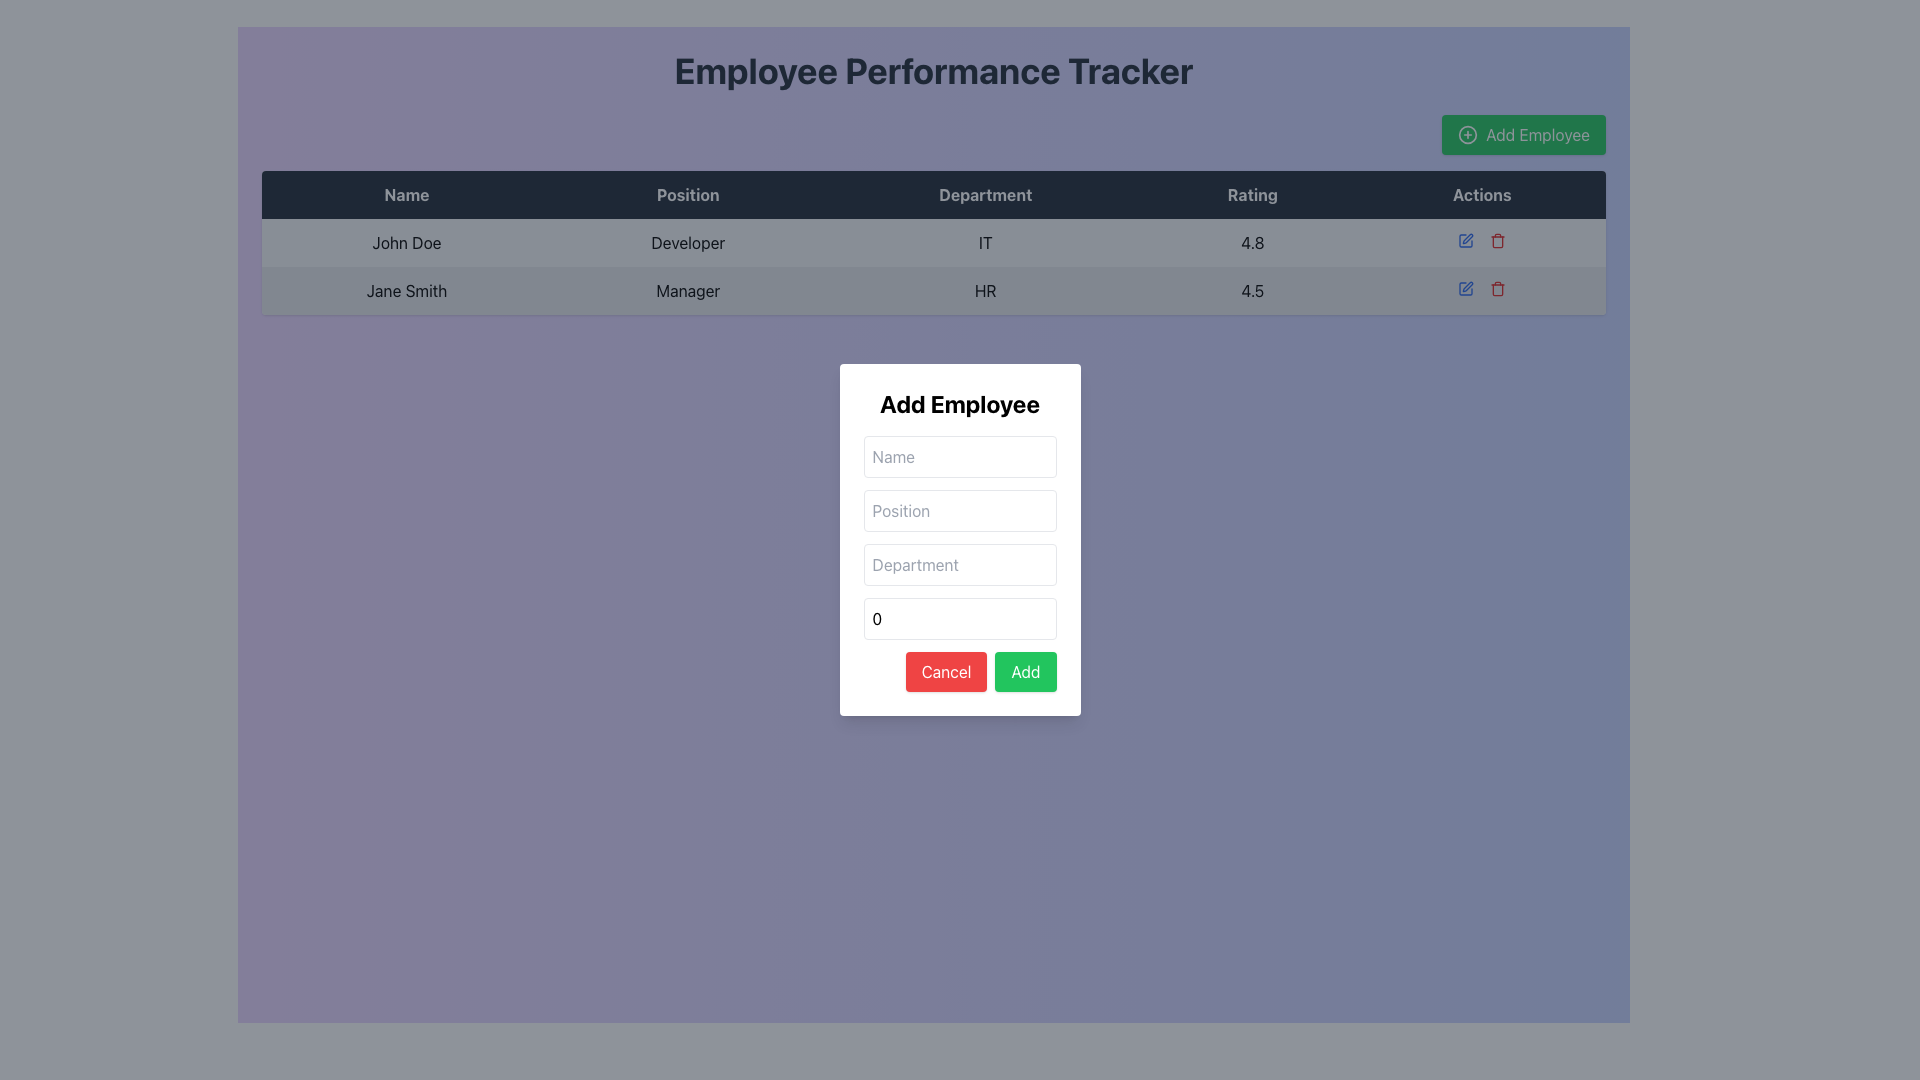 The image size is (1920, 1080). Describe the element at coordinates (406, 290) in the screenshot. I see `the static text label displaying 'Jane Smith' located in the second row under the 'Name' column of the table` at that location.